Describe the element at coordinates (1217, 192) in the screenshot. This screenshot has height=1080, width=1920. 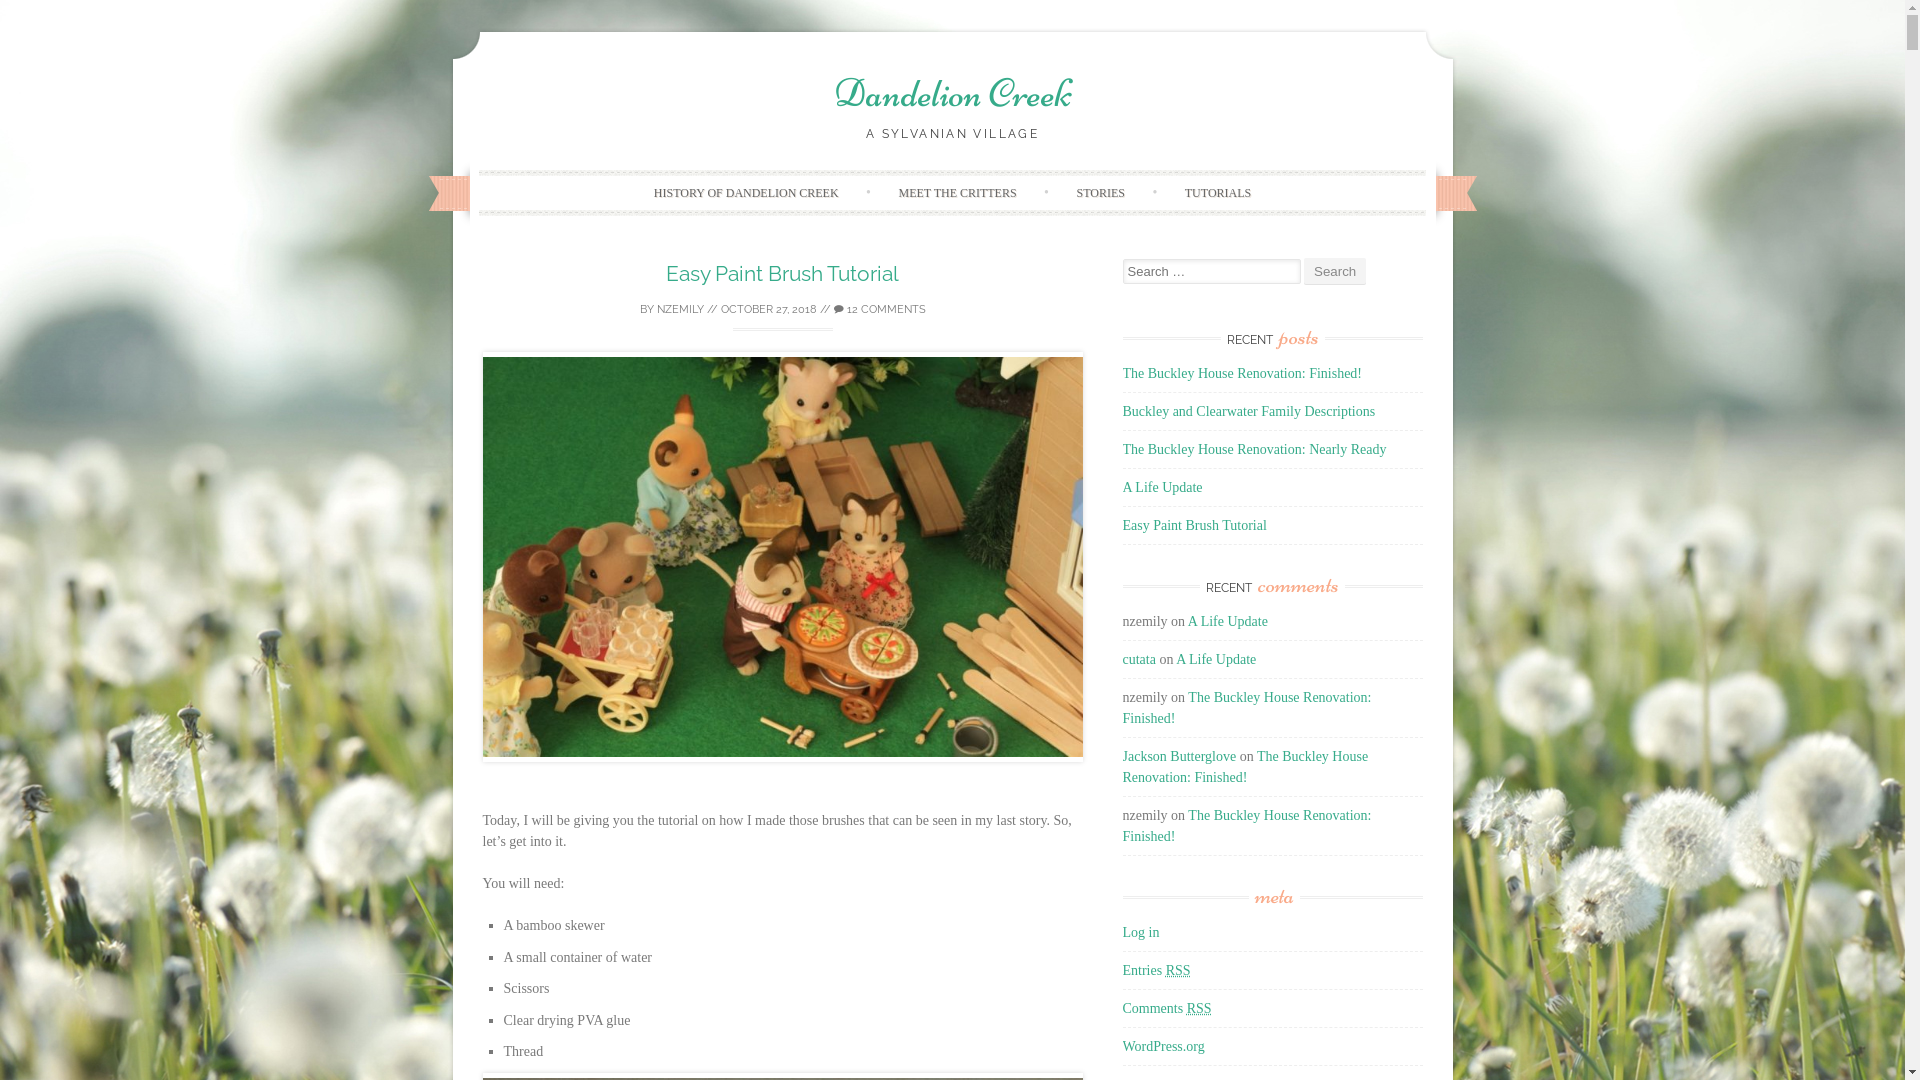
I see `'TUTORIALS'` at that location.